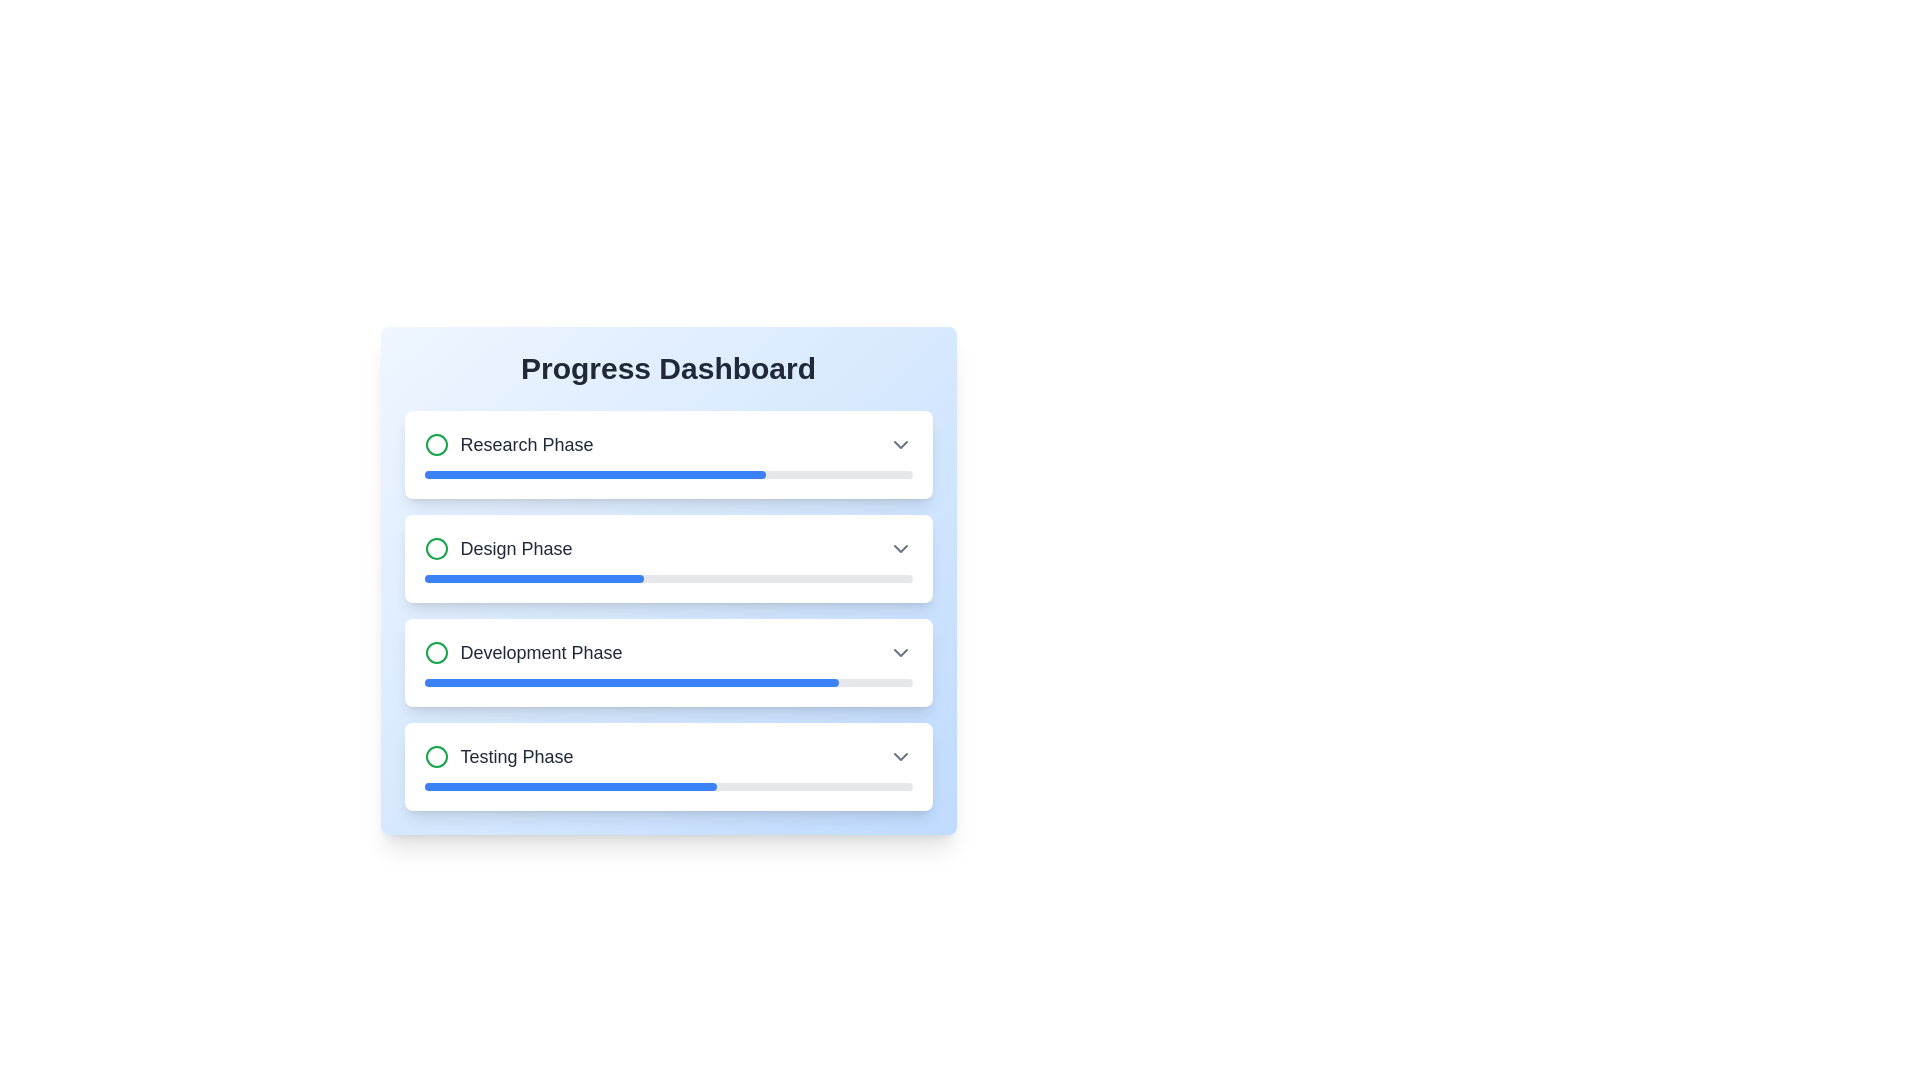  I want to click on the progress level of the progress bar located in the 'Testing Phase' section of the 'Progress Dashboard', positioned as the fourth item below the text label, so click(668, 785).